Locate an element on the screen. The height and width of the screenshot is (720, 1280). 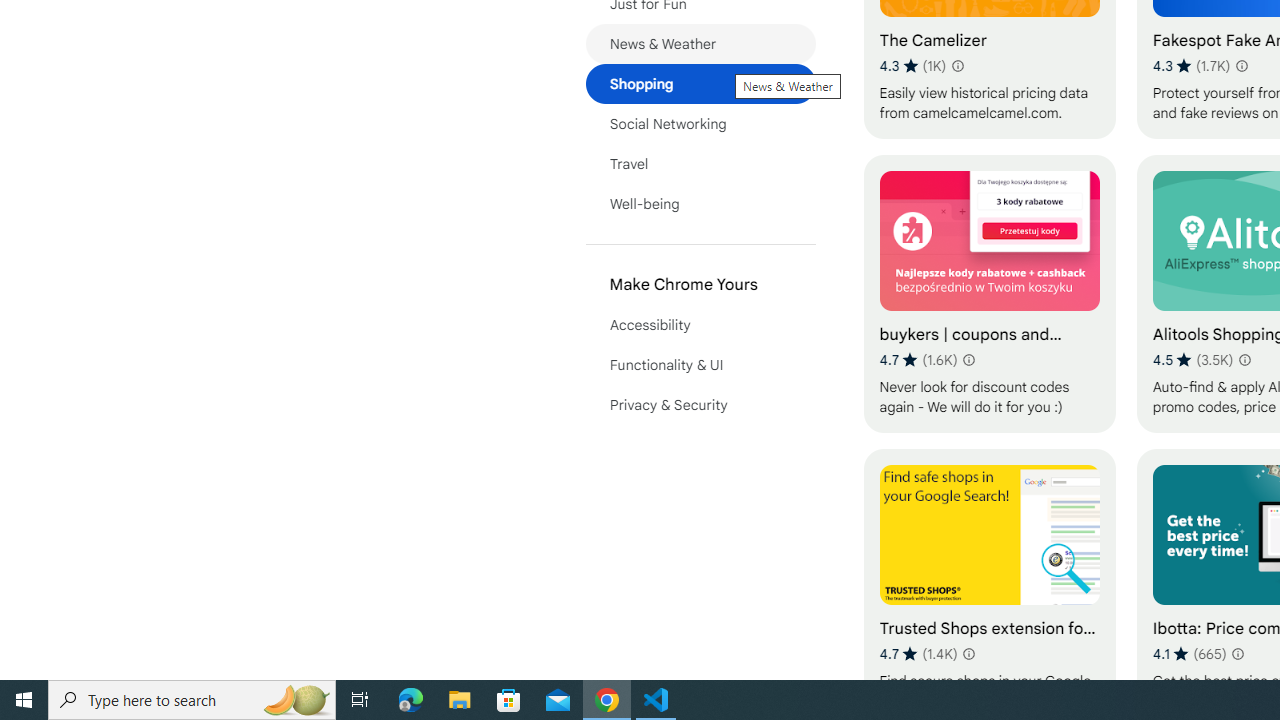
'Travel' is located at coordinates (700, 163).